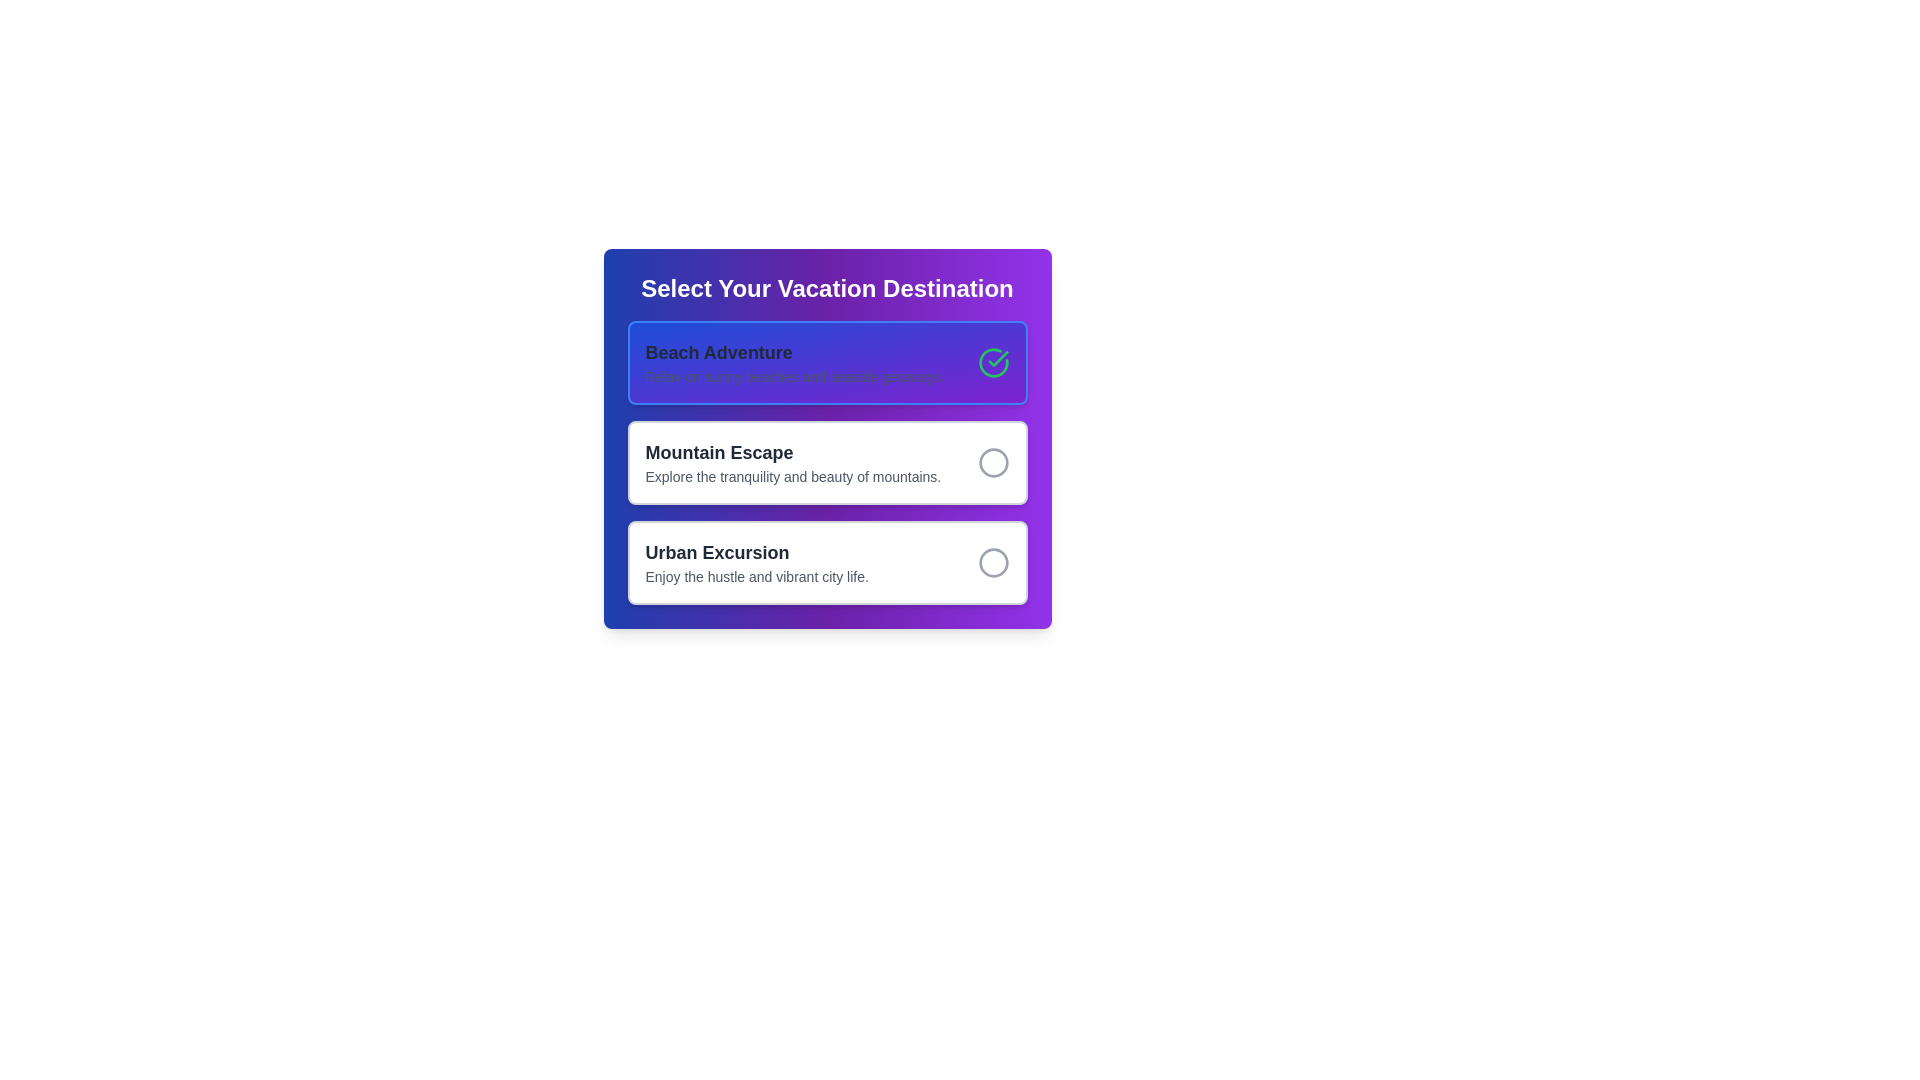 The width and height of the screenshot is (1920, 1080). I want to click on the Static Text displaying 'Relax on sunny beaches and seaside getaways.' located beneath the heading 'Beach Adventure' in the vacation options list, so click(794, 377).